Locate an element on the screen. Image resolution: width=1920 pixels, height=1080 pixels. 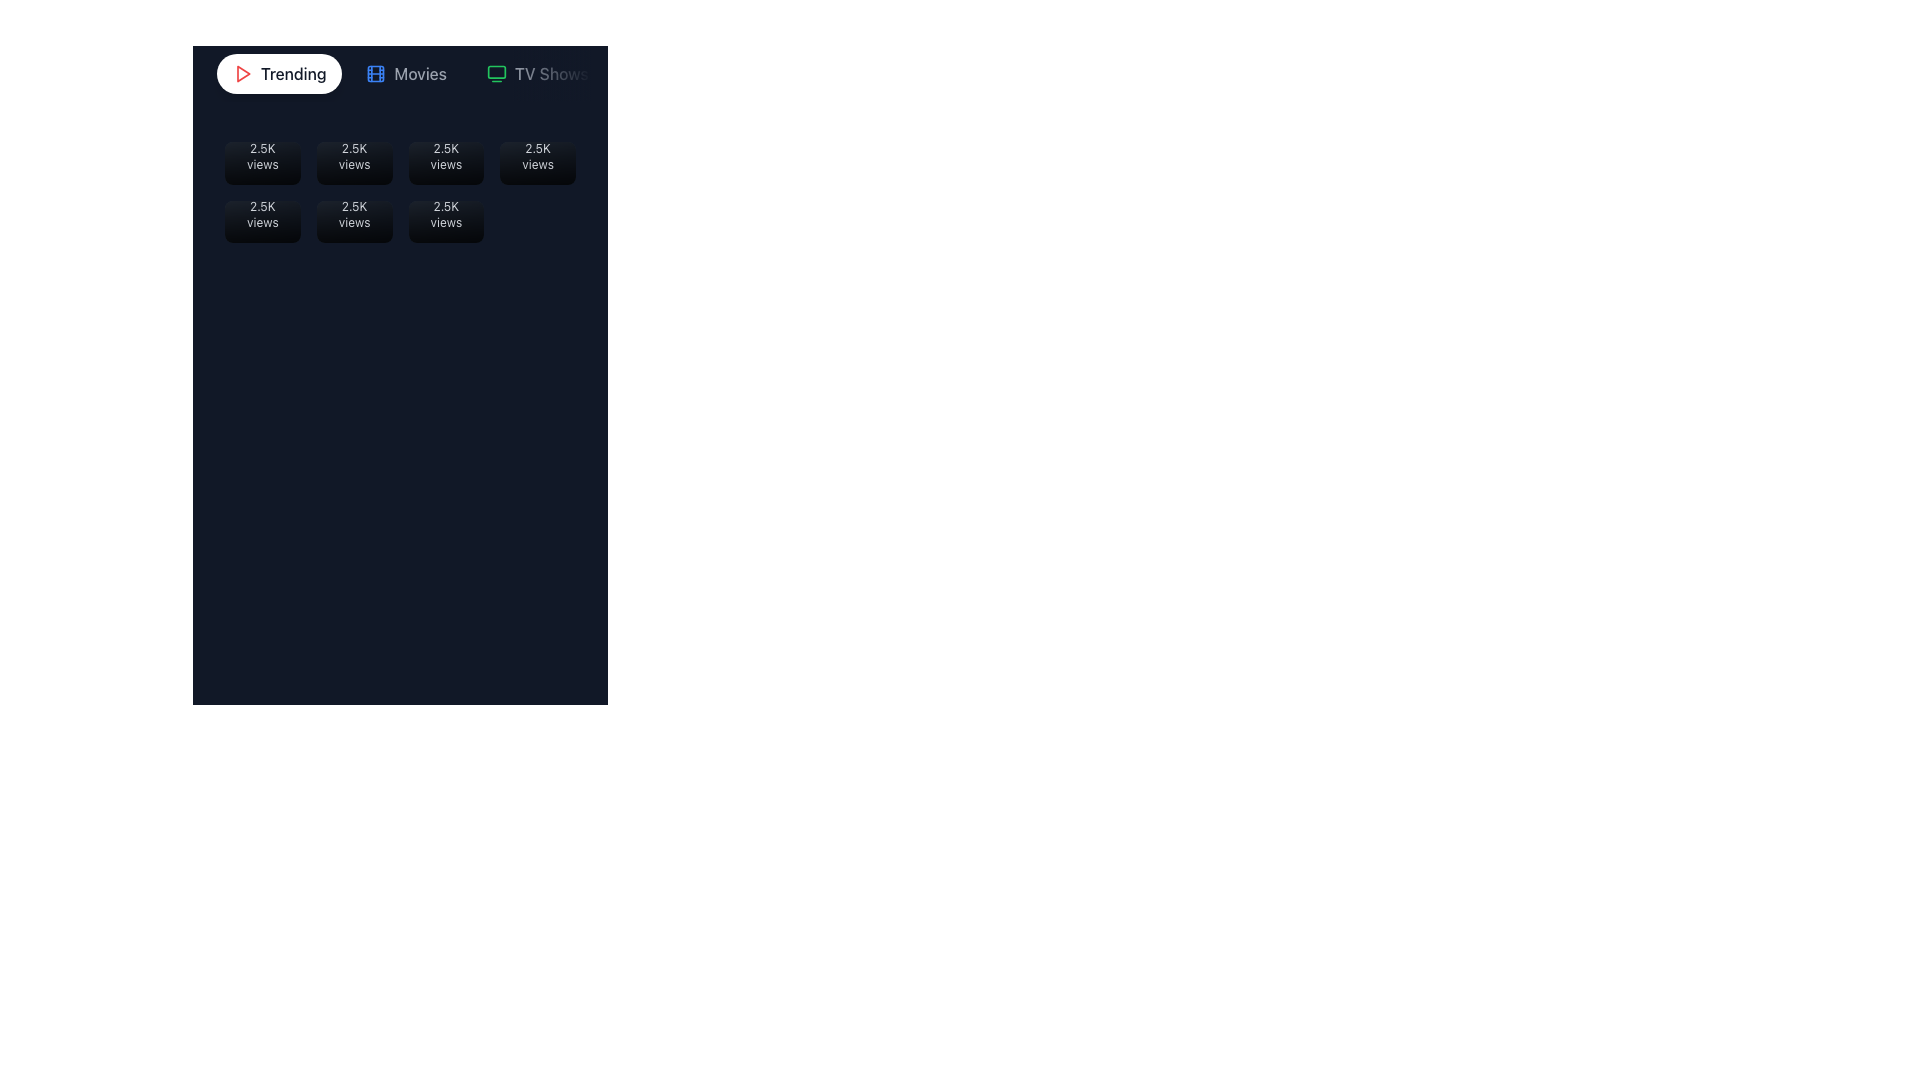
the view count display for 'Content Title 2', which is the second item in the top row of the grid layout is located at coordinates (354, 145).